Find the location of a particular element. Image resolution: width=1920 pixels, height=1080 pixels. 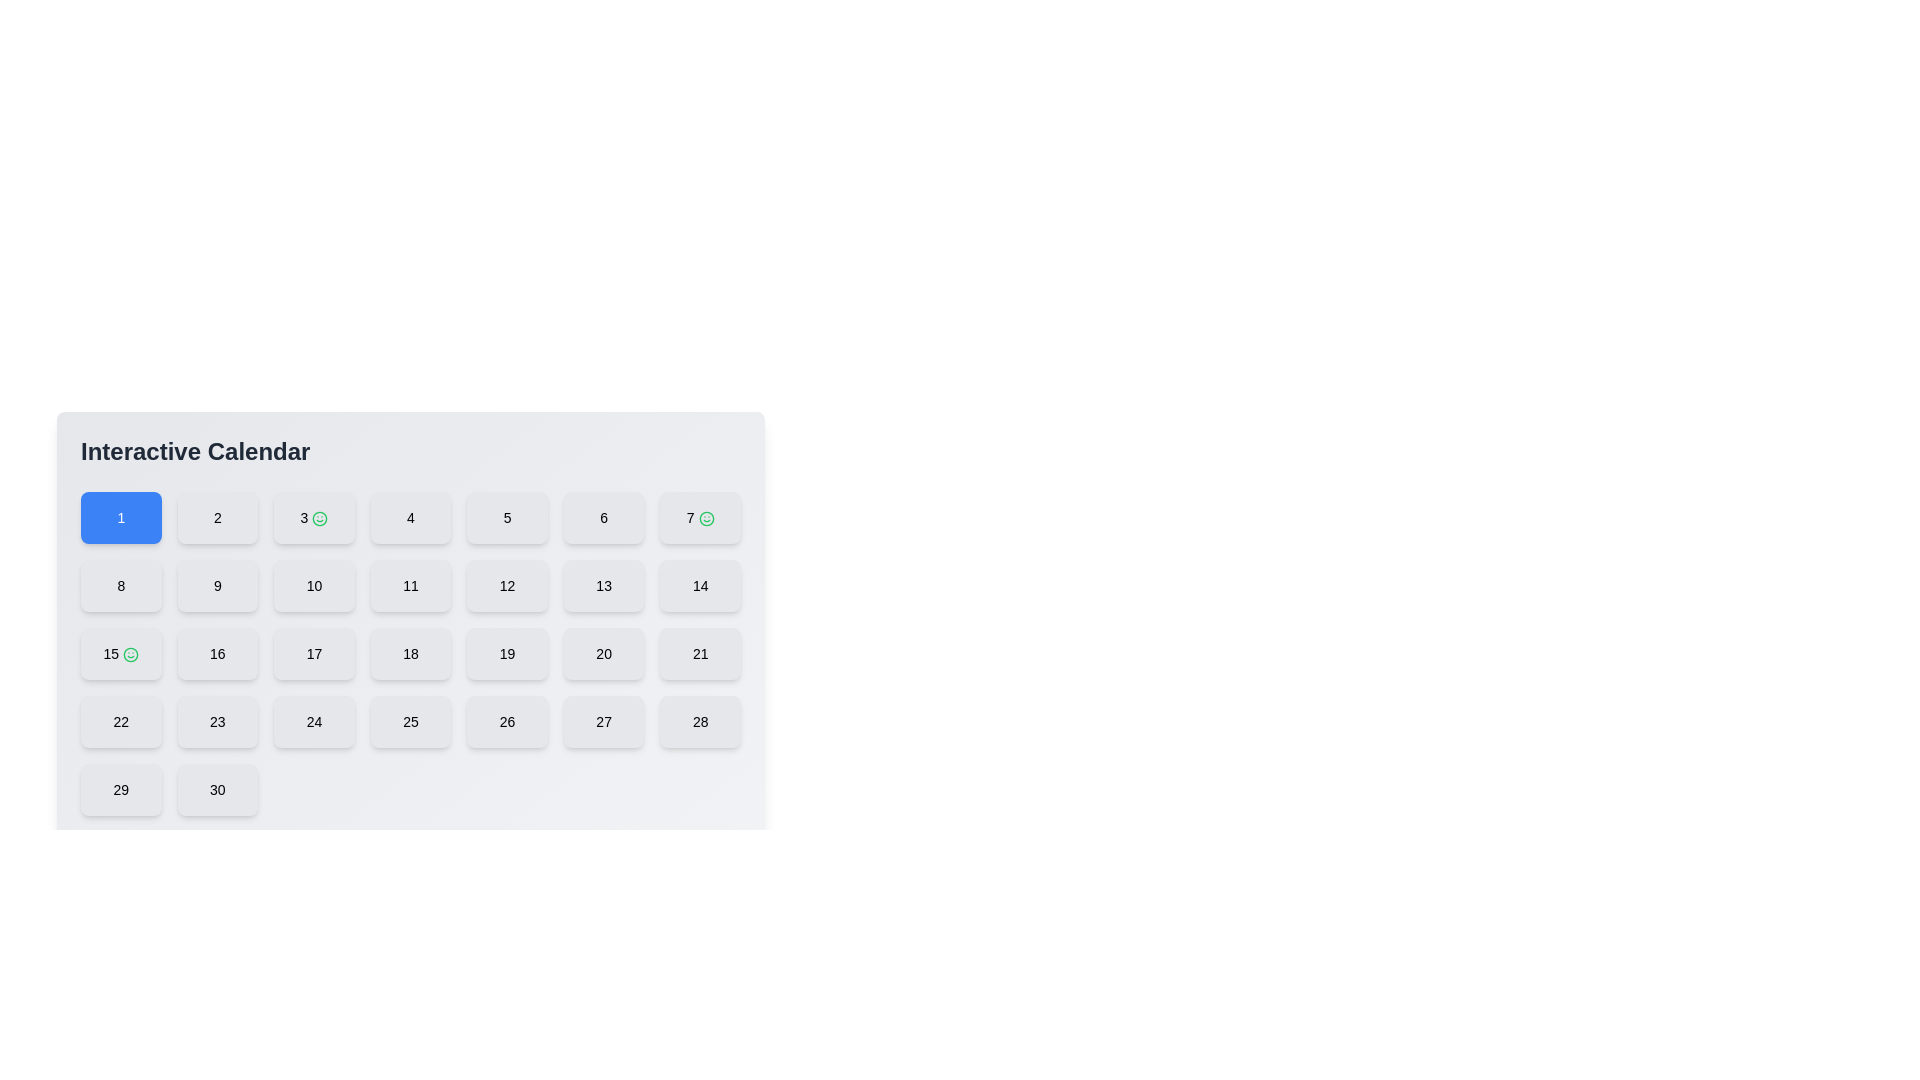

the square-shaped button labeled '16' with a light gray background and rounded corners located is located at coordinates (217, 654).